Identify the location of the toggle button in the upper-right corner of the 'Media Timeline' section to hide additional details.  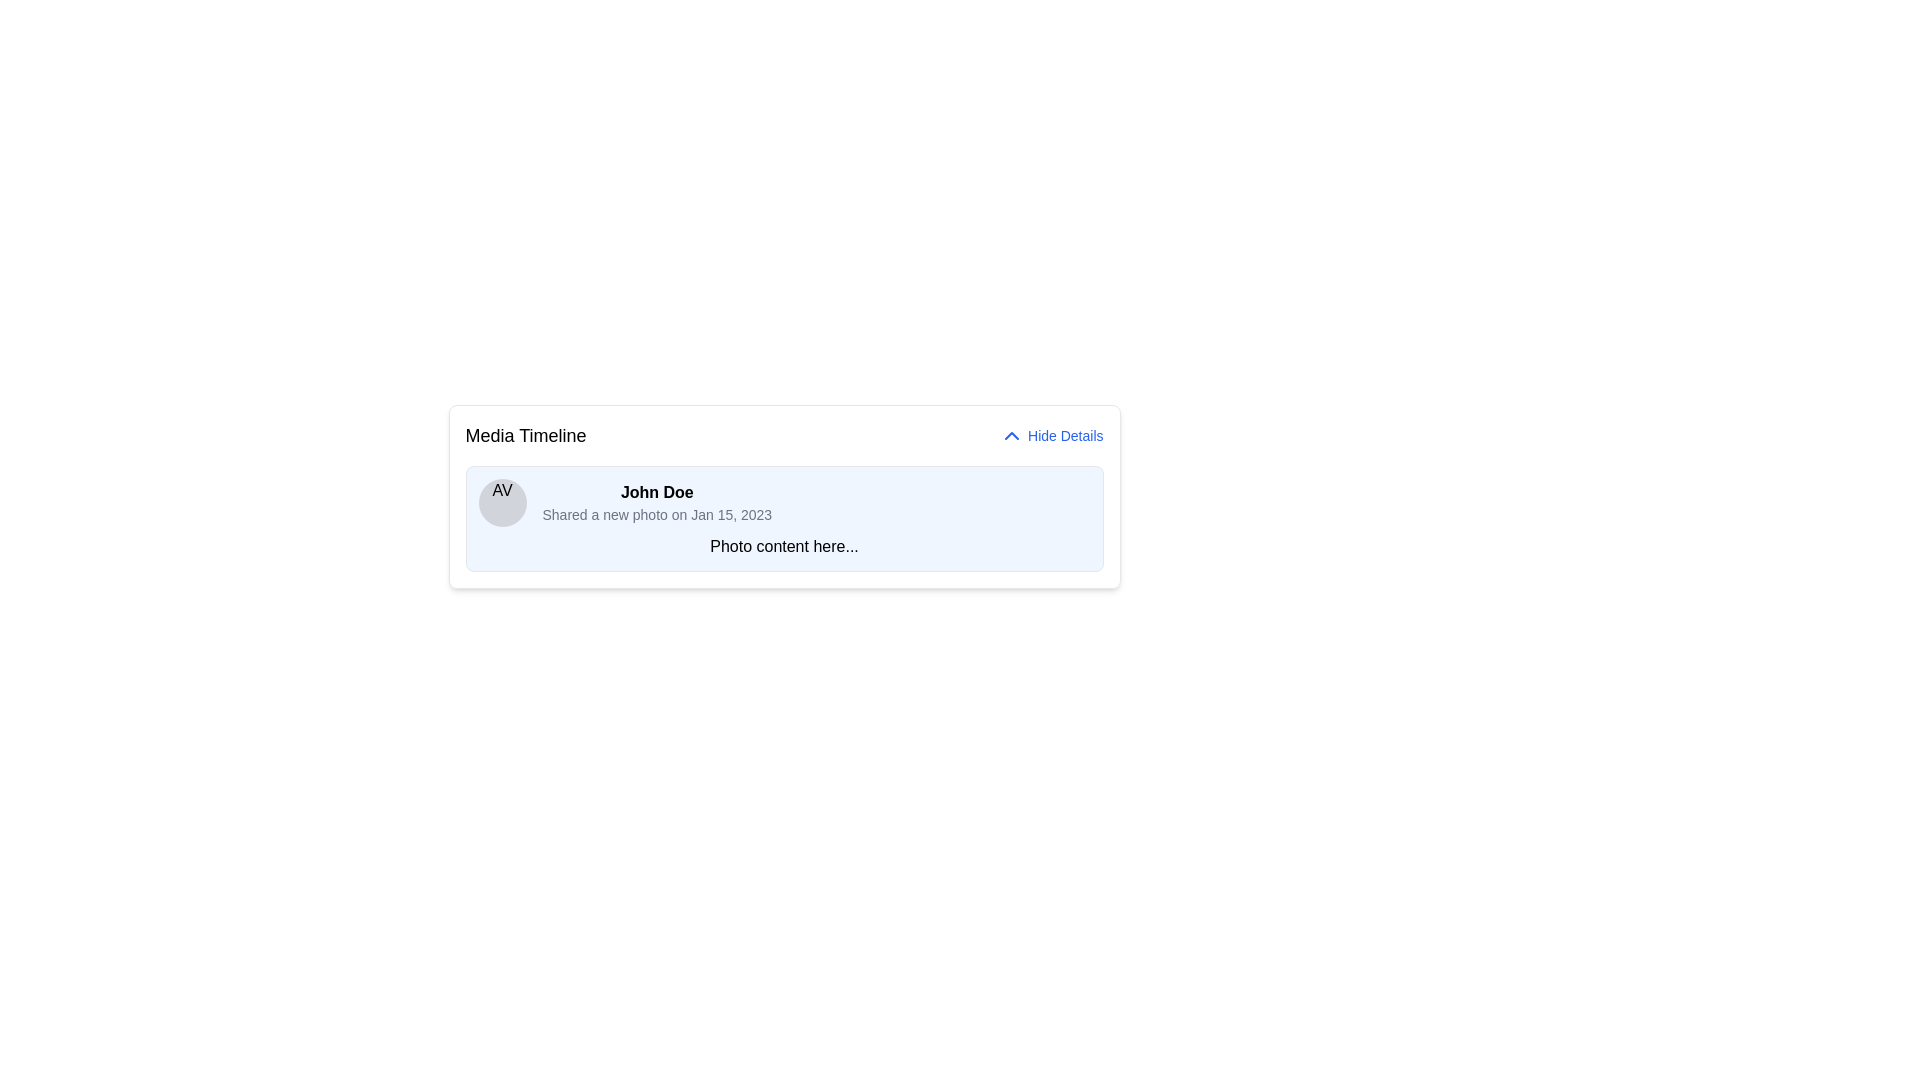
(1050, 434).